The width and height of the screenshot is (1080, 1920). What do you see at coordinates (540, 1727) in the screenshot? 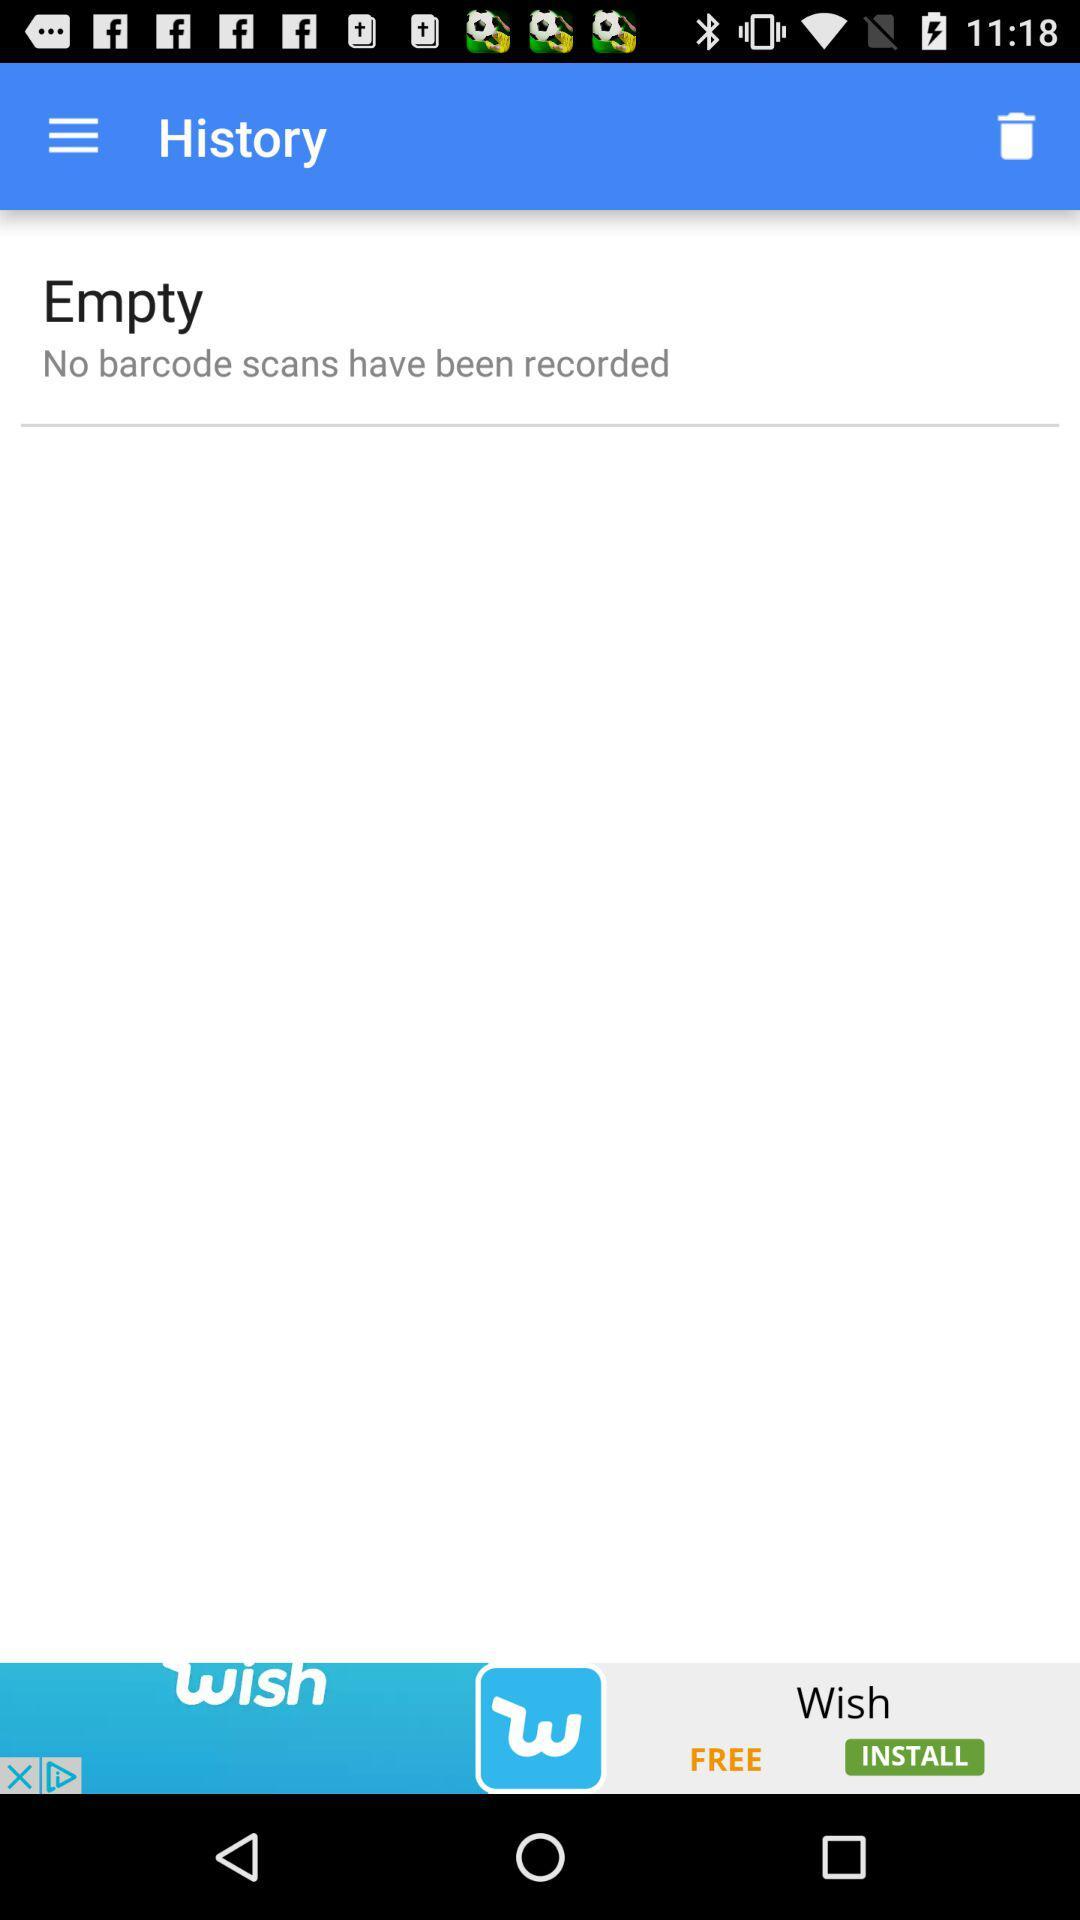
I see `the option` at bounding box center [540, 1727].